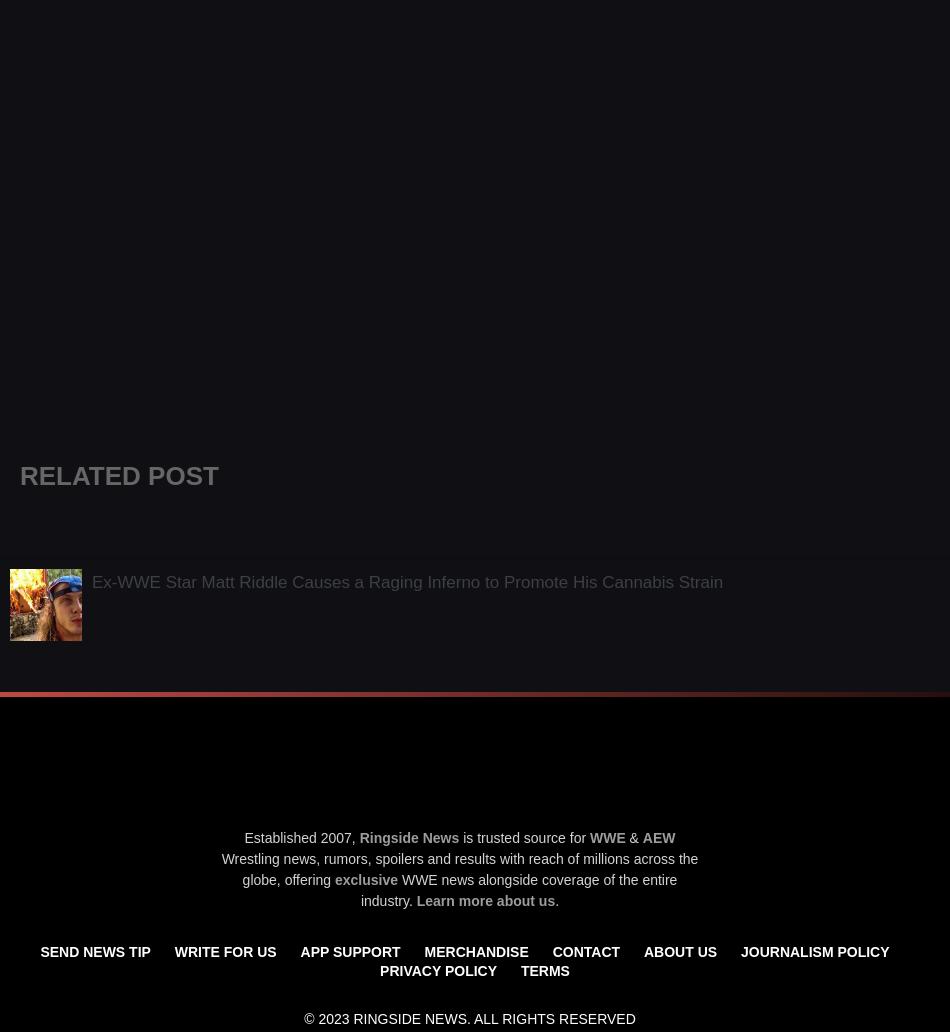 The width and height of the screenshot is (950, 1032). Describe the element at coordinates (407, 836) in the screenshot. I see `'Ringside News'` at that location.